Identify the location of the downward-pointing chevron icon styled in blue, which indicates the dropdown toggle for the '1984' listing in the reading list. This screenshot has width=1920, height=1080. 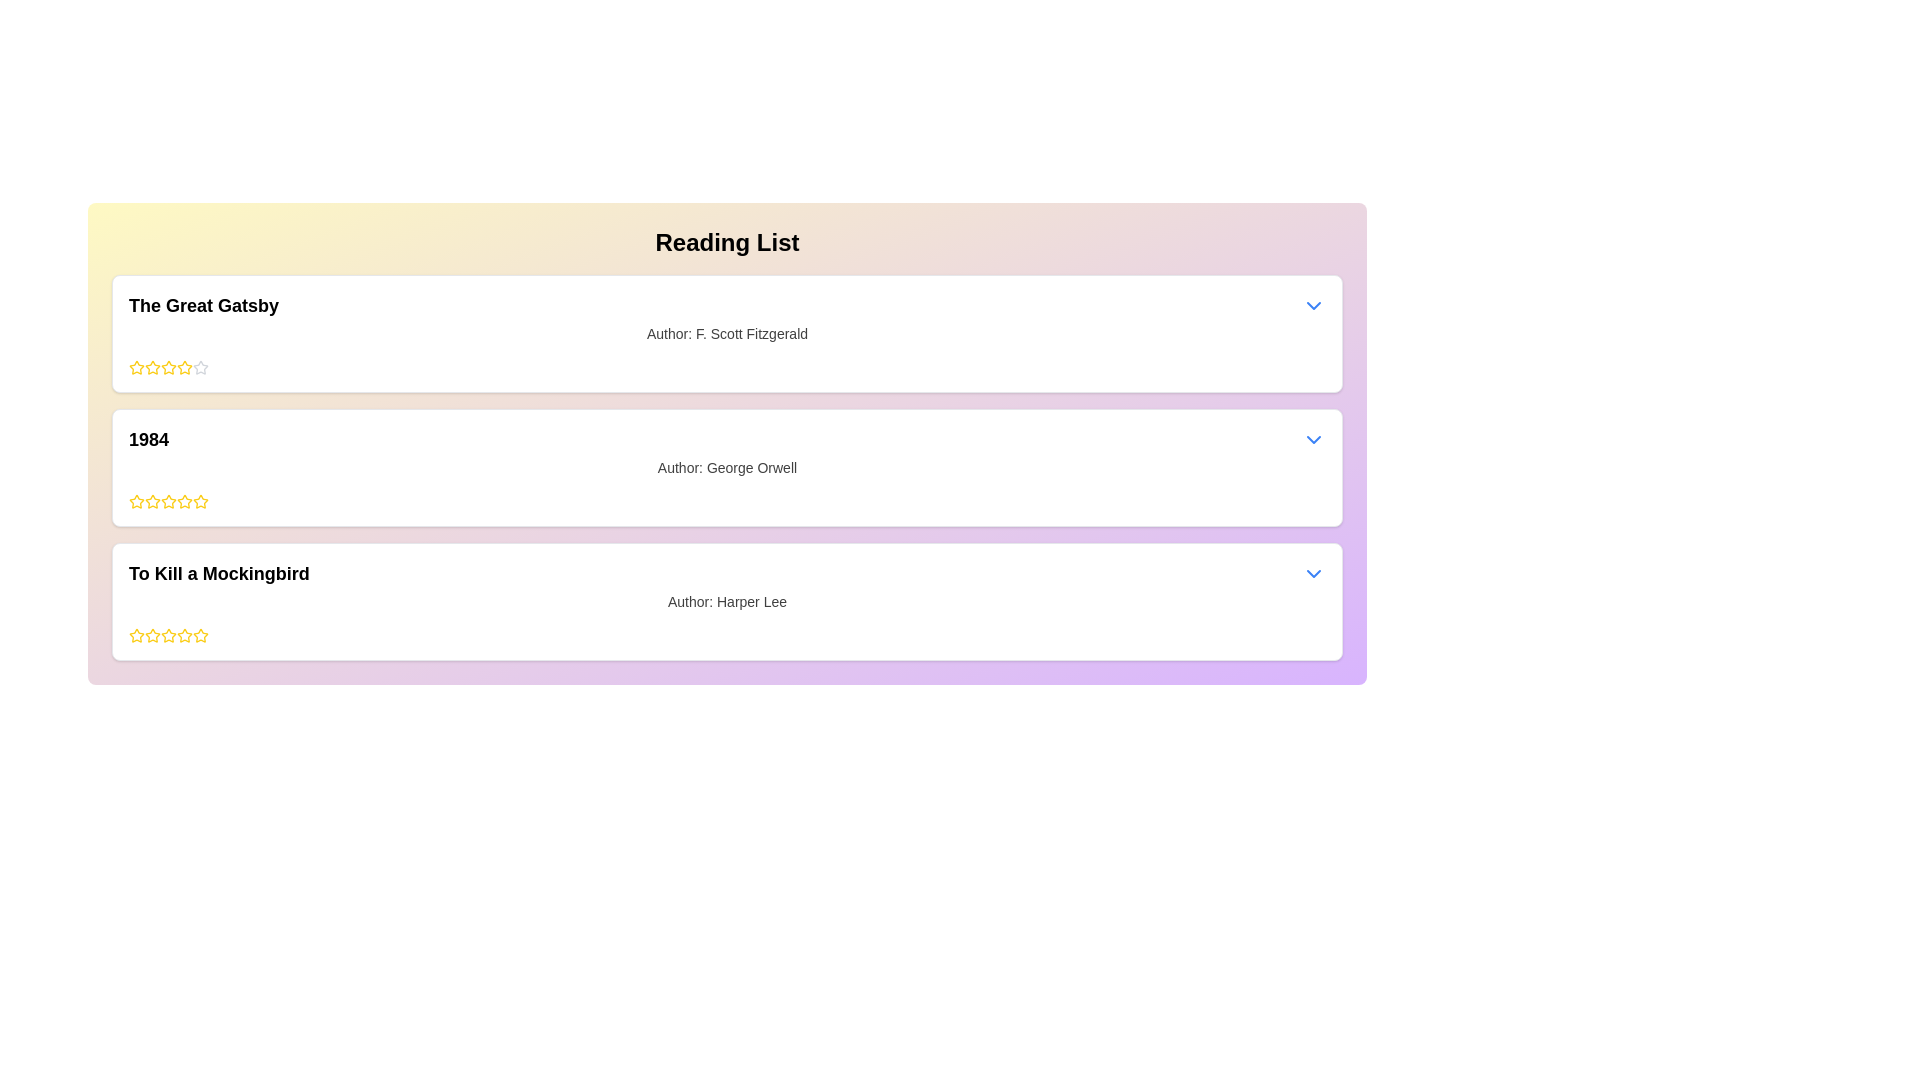
(1314, 438).